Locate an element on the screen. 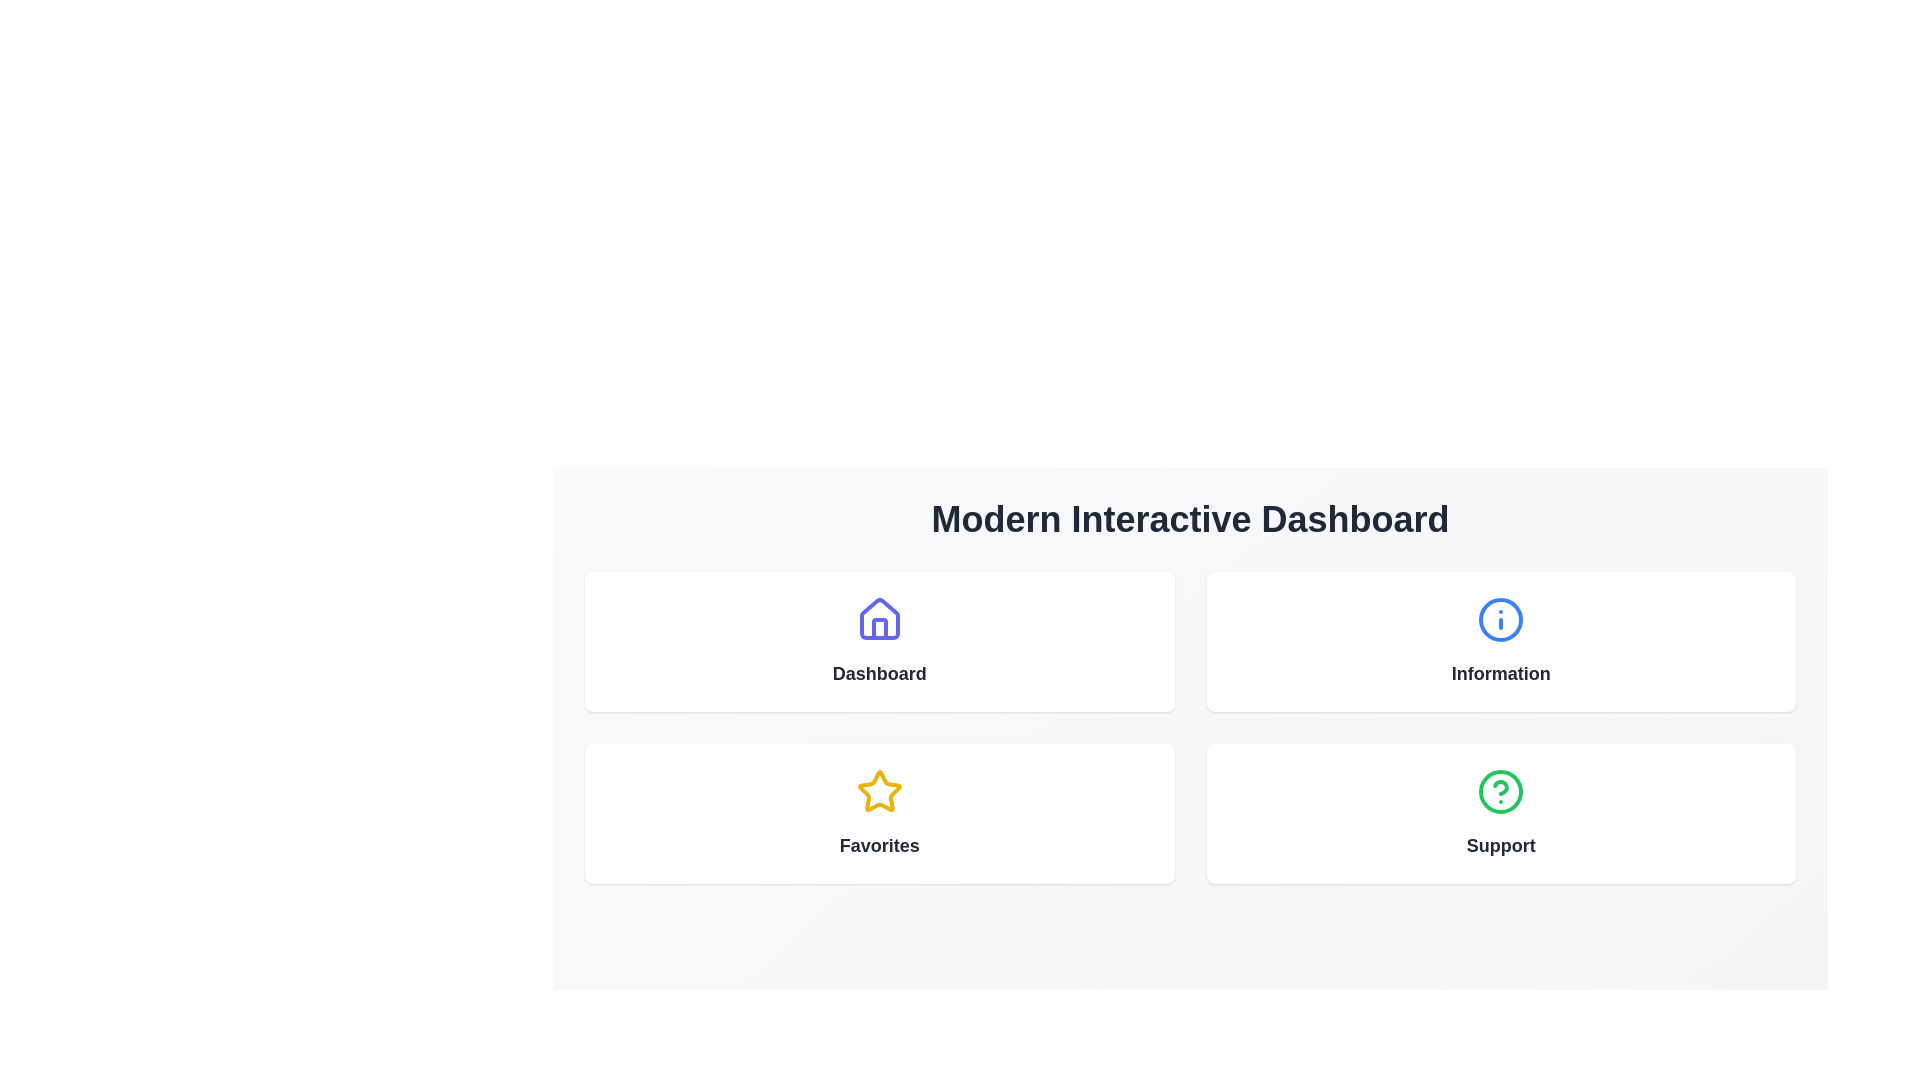  the circular green outlined SVG element with a question mark, located below the 'Information' section in the 'Support' card is located at coordinates (1501, 790).